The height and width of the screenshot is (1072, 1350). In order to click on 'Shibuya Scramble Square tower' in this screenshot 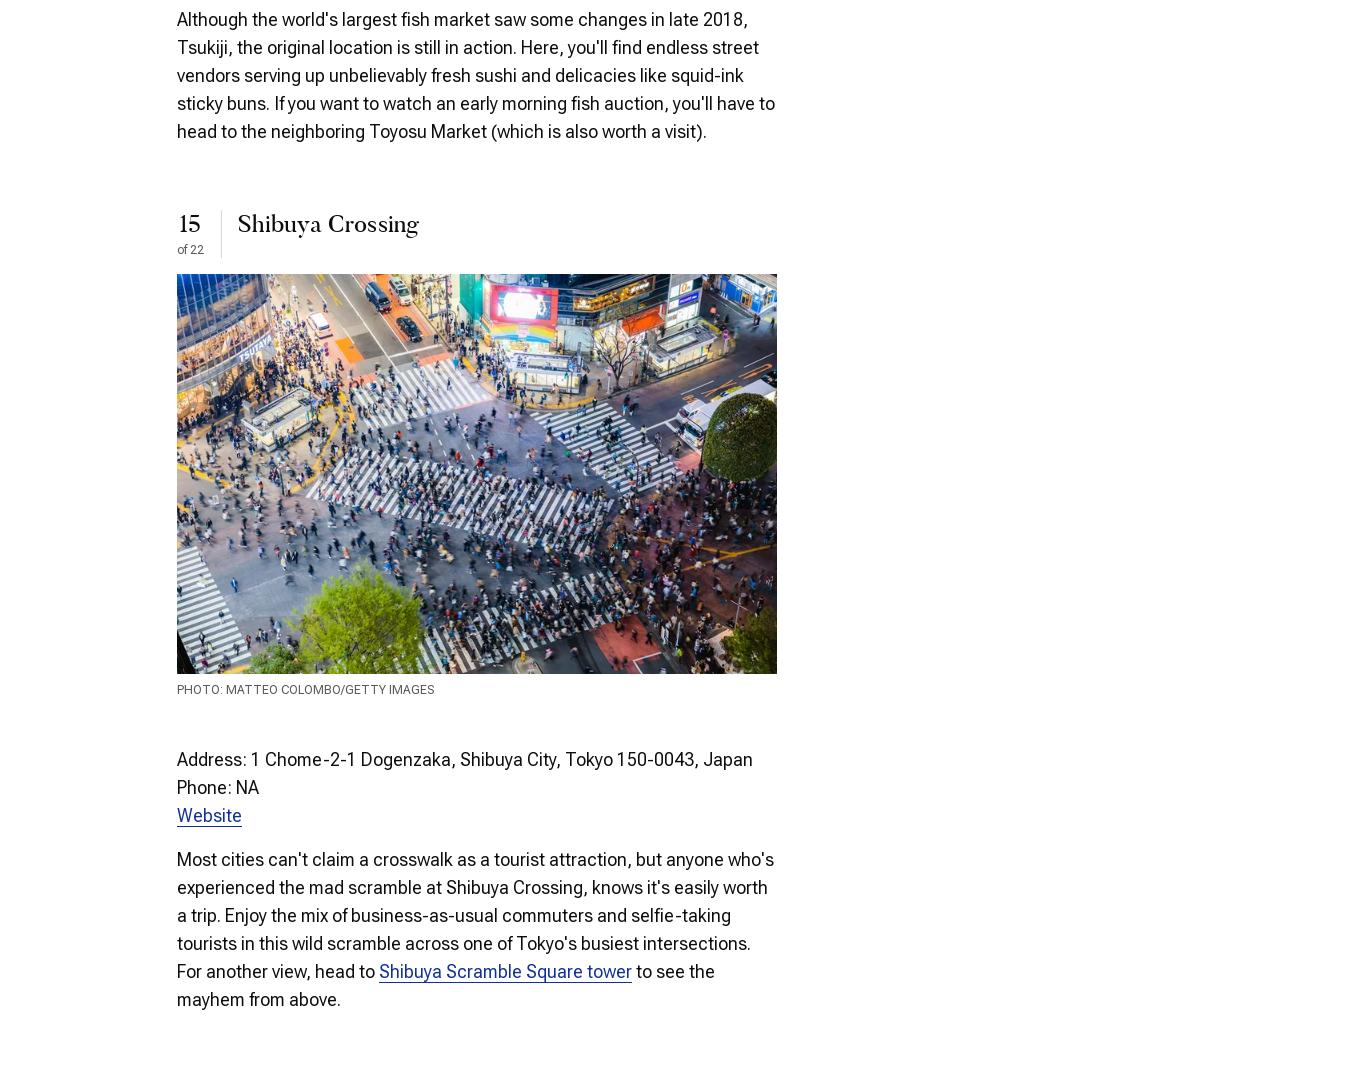, I will do `click(378, 969)`.